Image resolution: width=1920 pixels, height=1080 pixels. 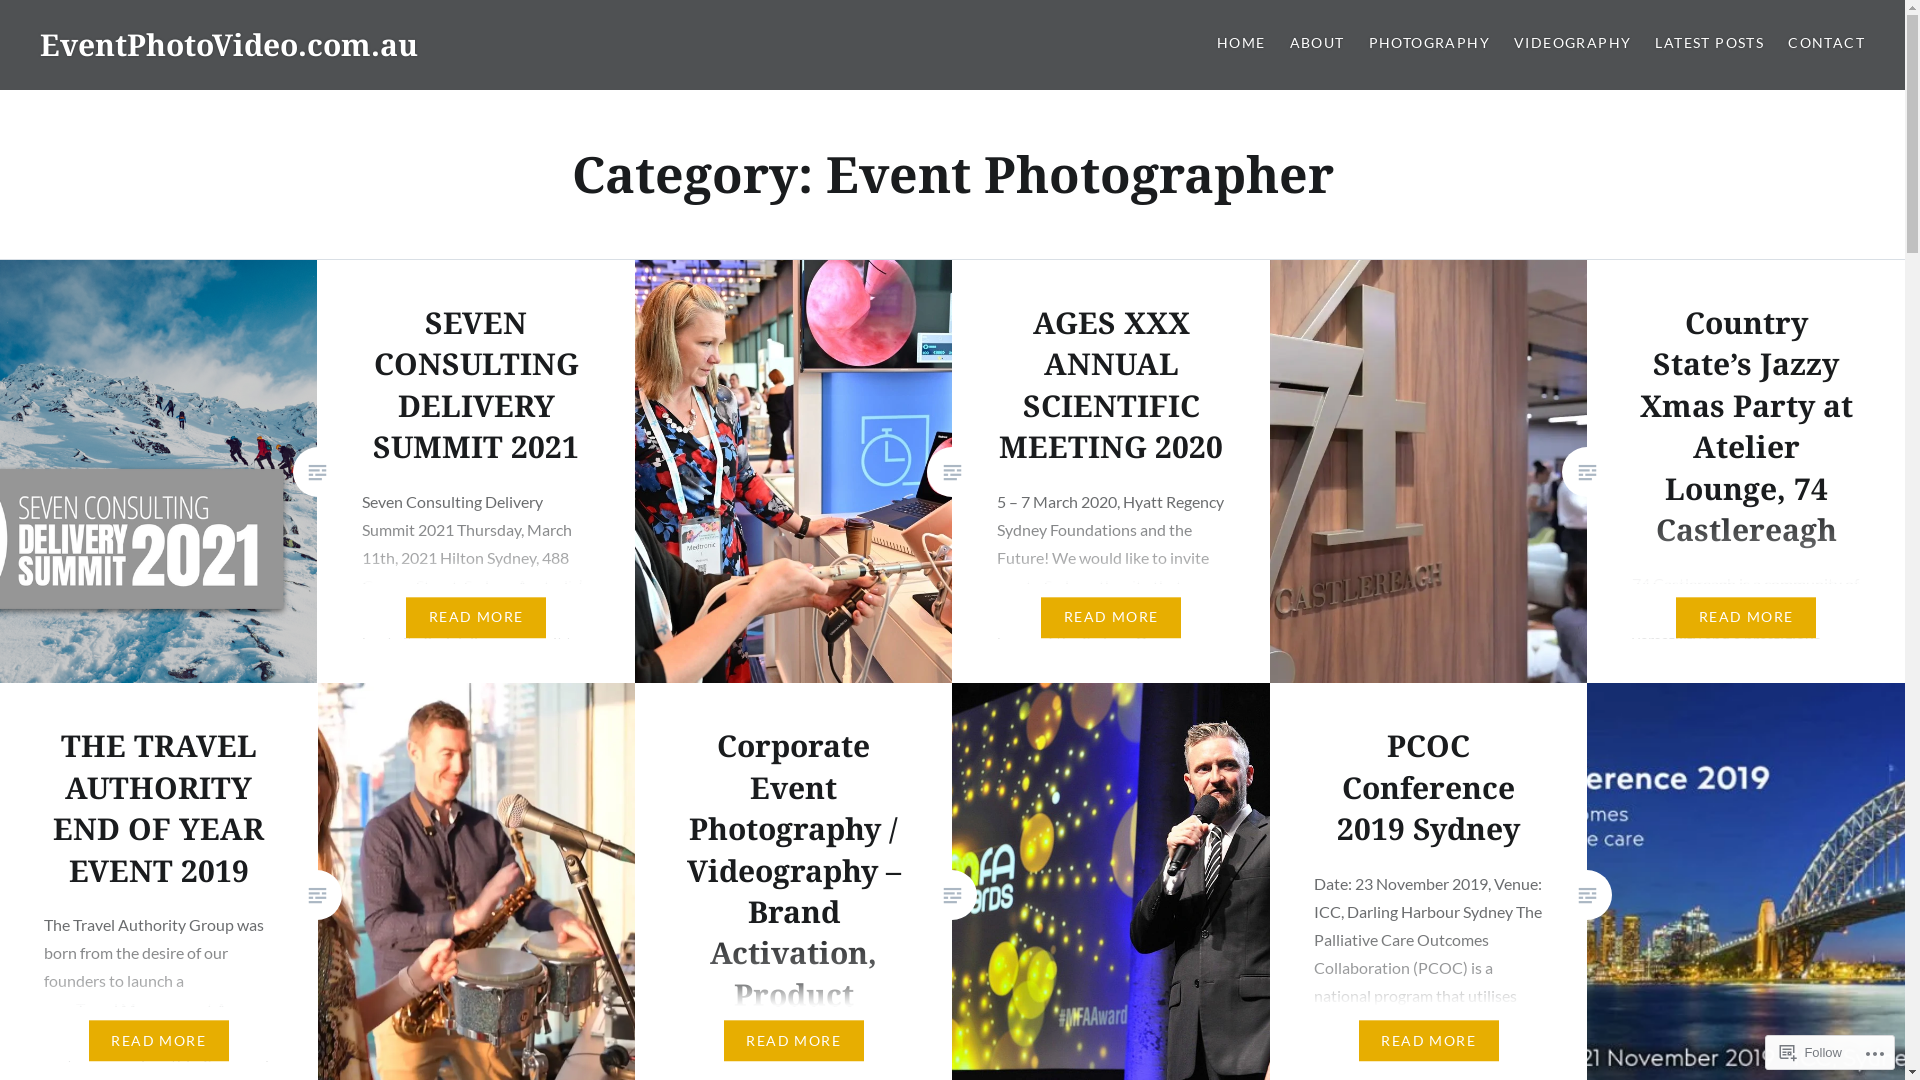 What do you see at coordinates (1317, 43) in the screenshot?
I see `'ABOUT'` at bounding box center [1317, 43].